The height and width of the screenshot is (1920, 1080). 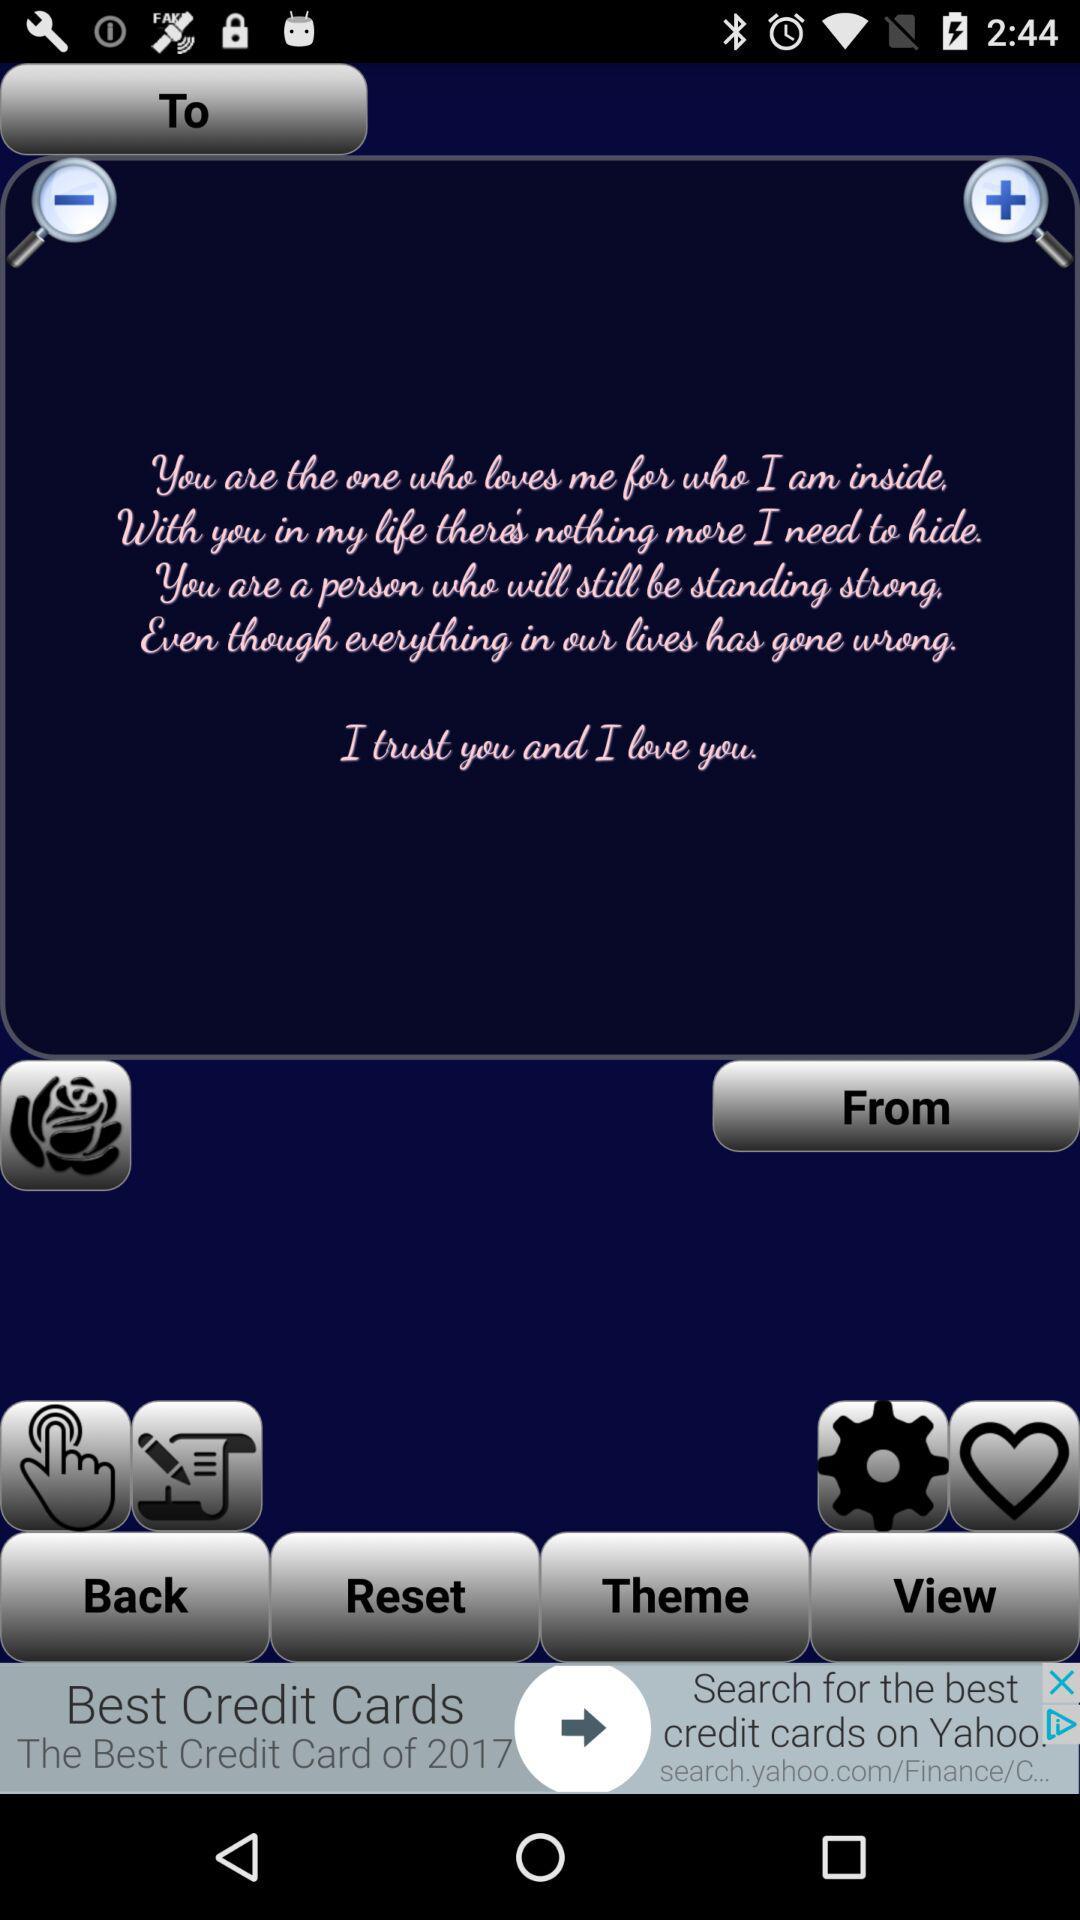 What do you see at coordinates (540, 1727) in the screenshot?
I see `best credit cards advertisement` at bounding box center [540, 1727].